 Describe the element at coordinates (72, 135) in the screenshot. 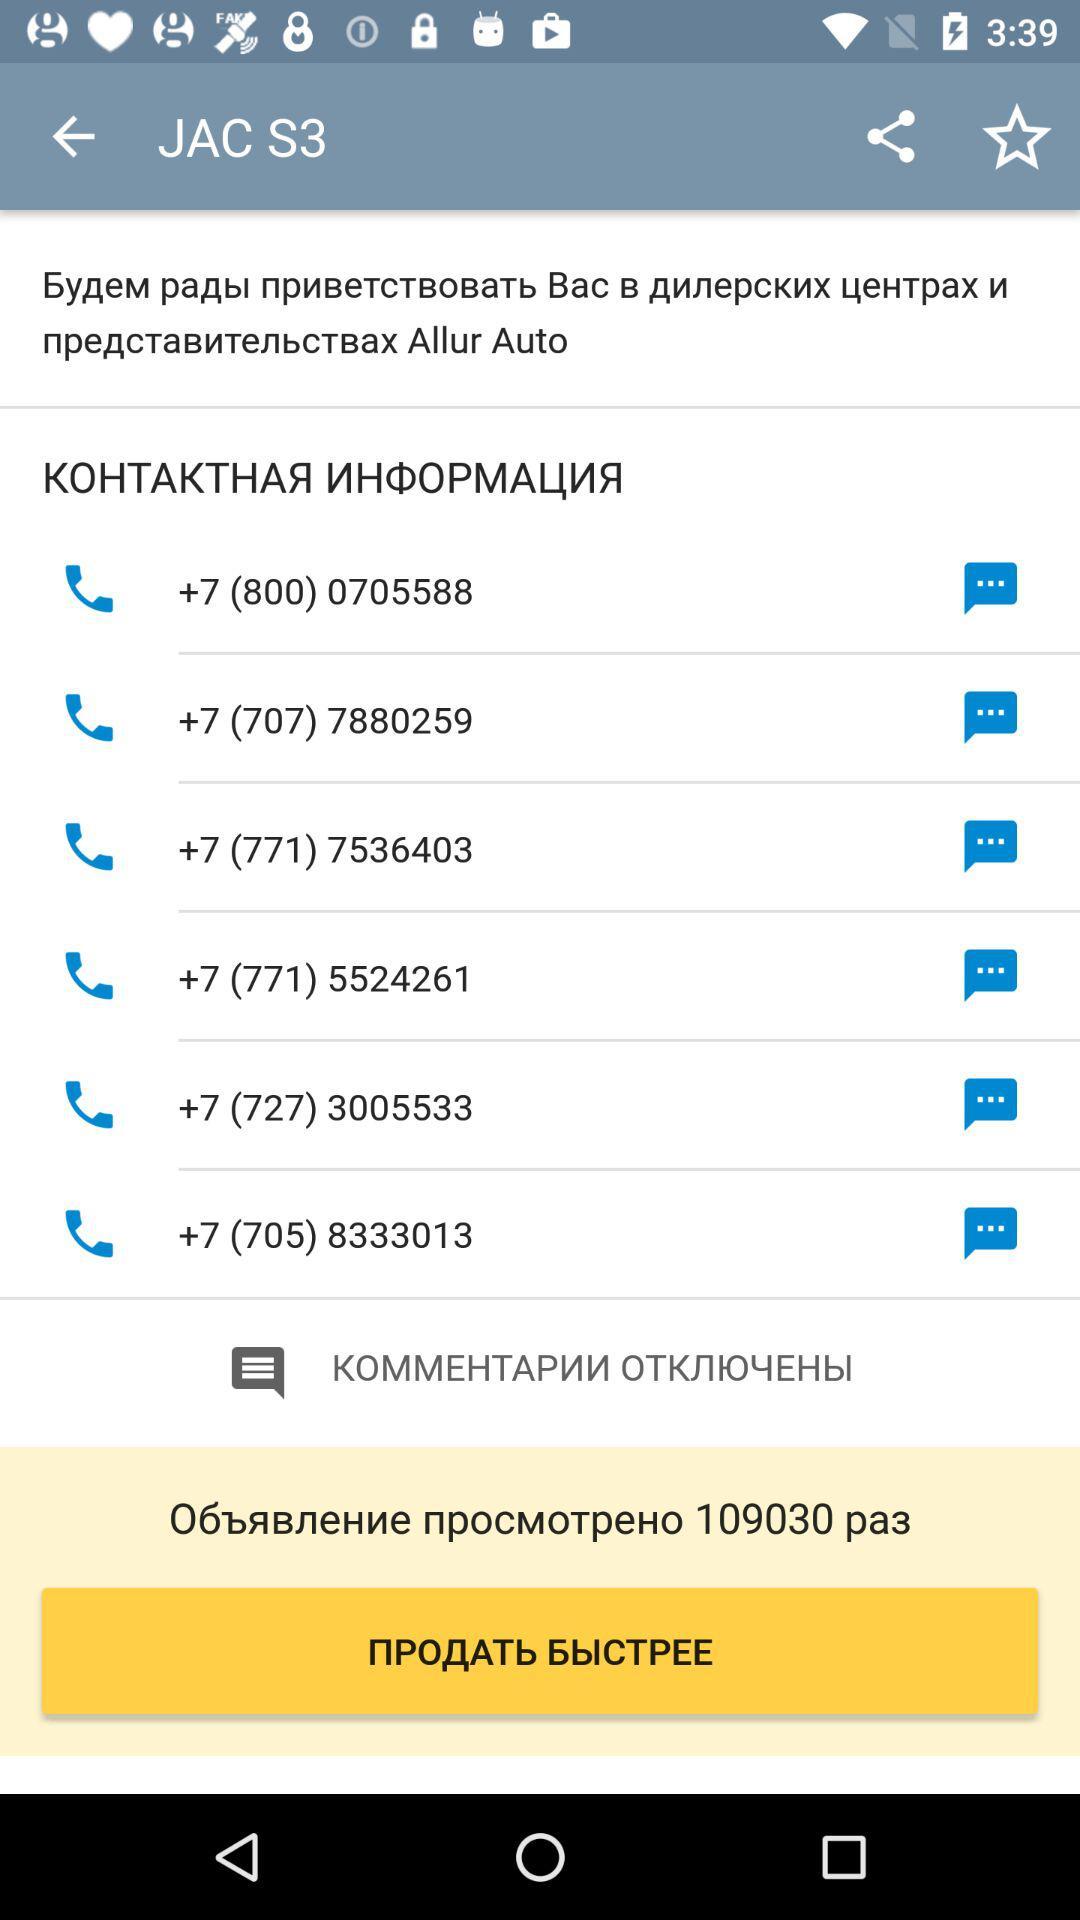

I see `icon to the left of jac s3 app` at that location.